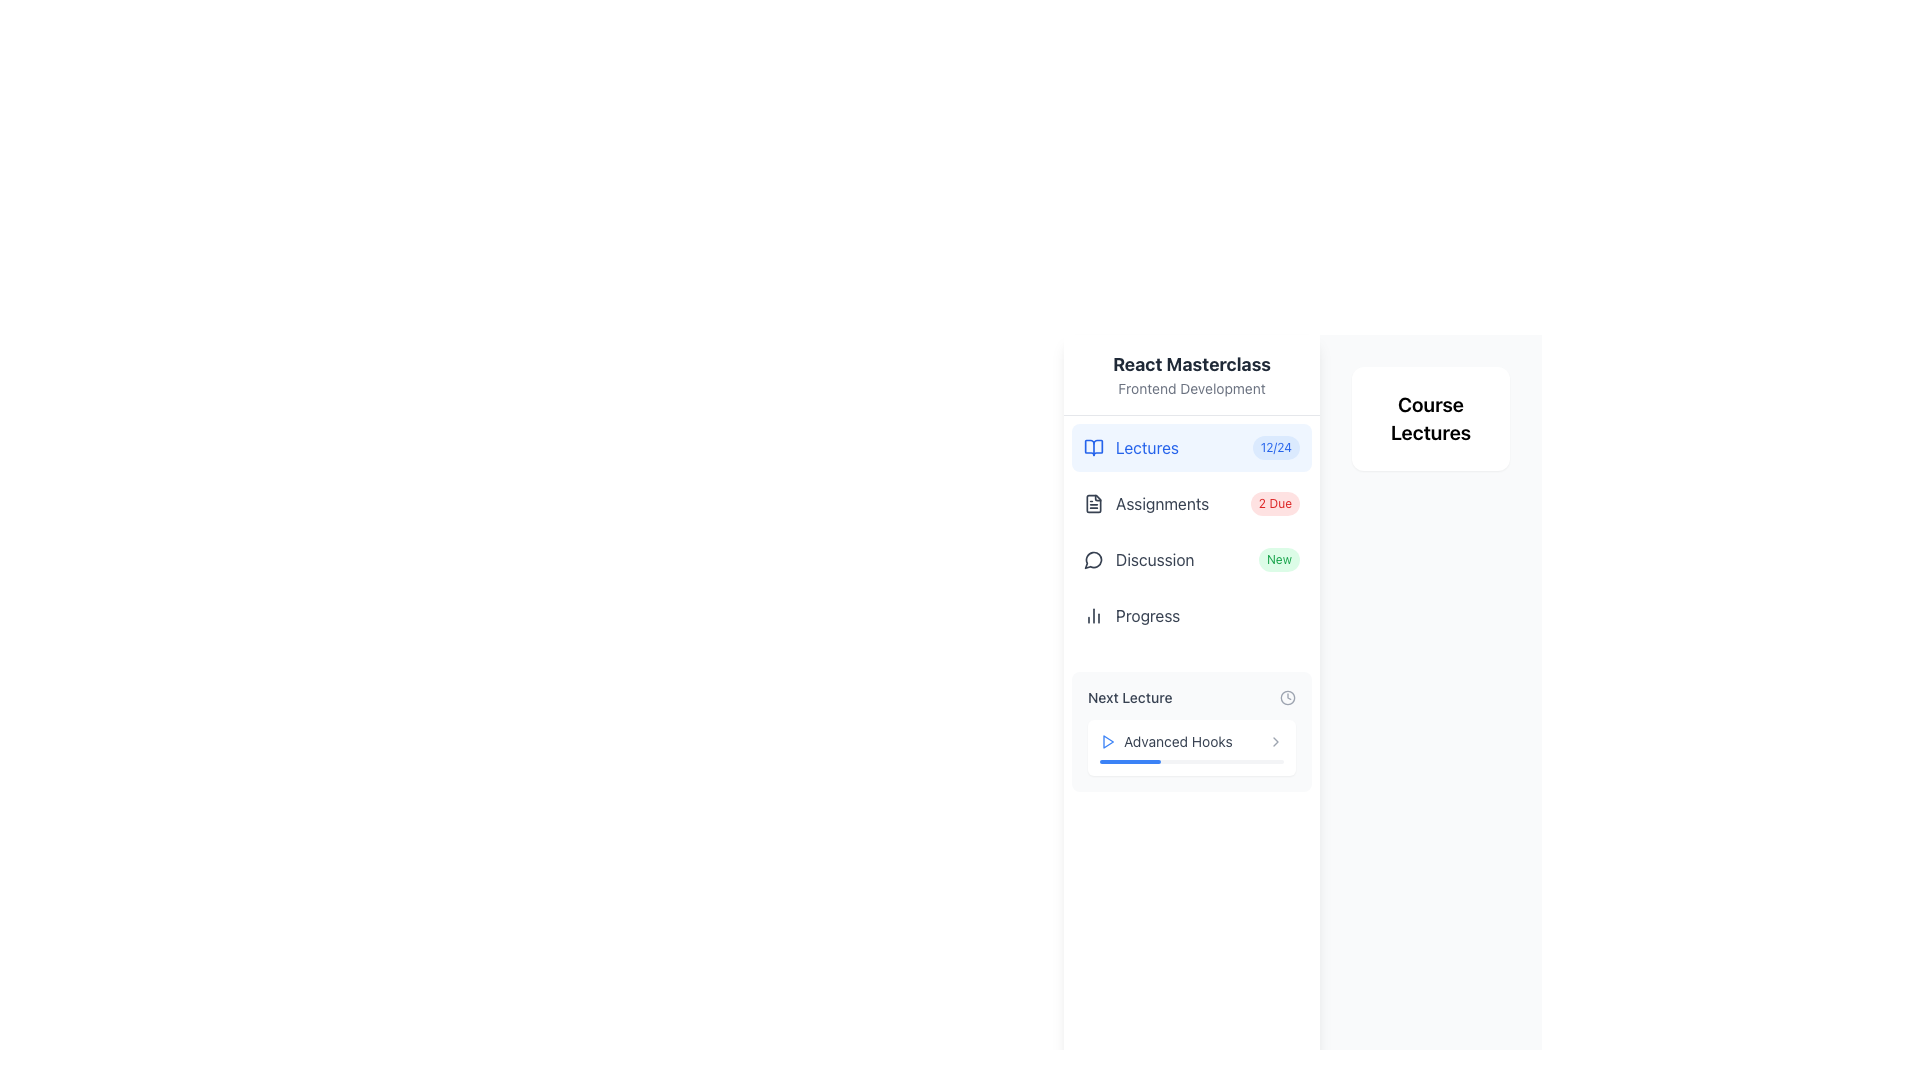 This screenshot has height=1080, width=1920. I want to click on the green badge on the 'Discussion' button to interact with the 'New' marker, which is the third item in the vertical sidebar list, so click(1191, 559).